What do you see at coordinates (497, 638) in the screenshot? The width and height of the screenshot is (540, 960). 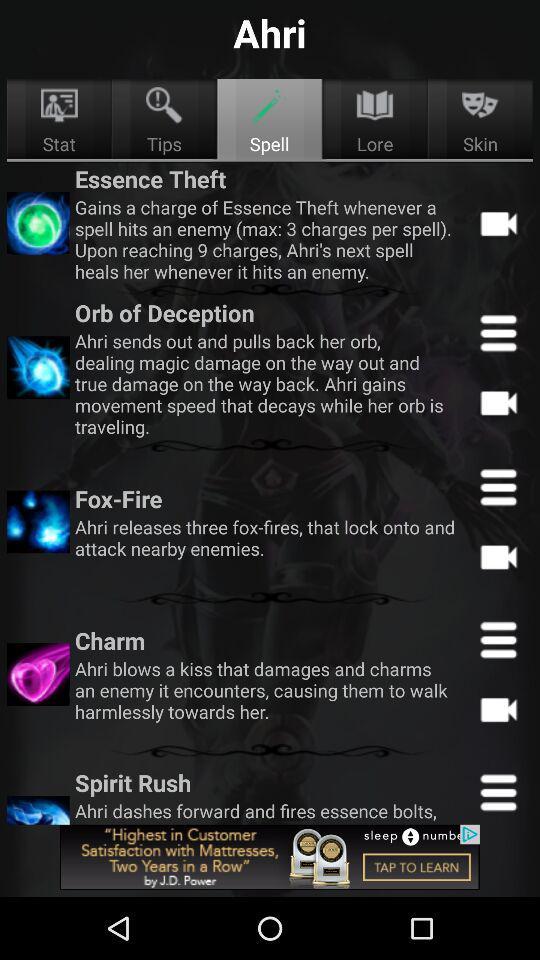 I see `more information` at bounding box center [497, 638].